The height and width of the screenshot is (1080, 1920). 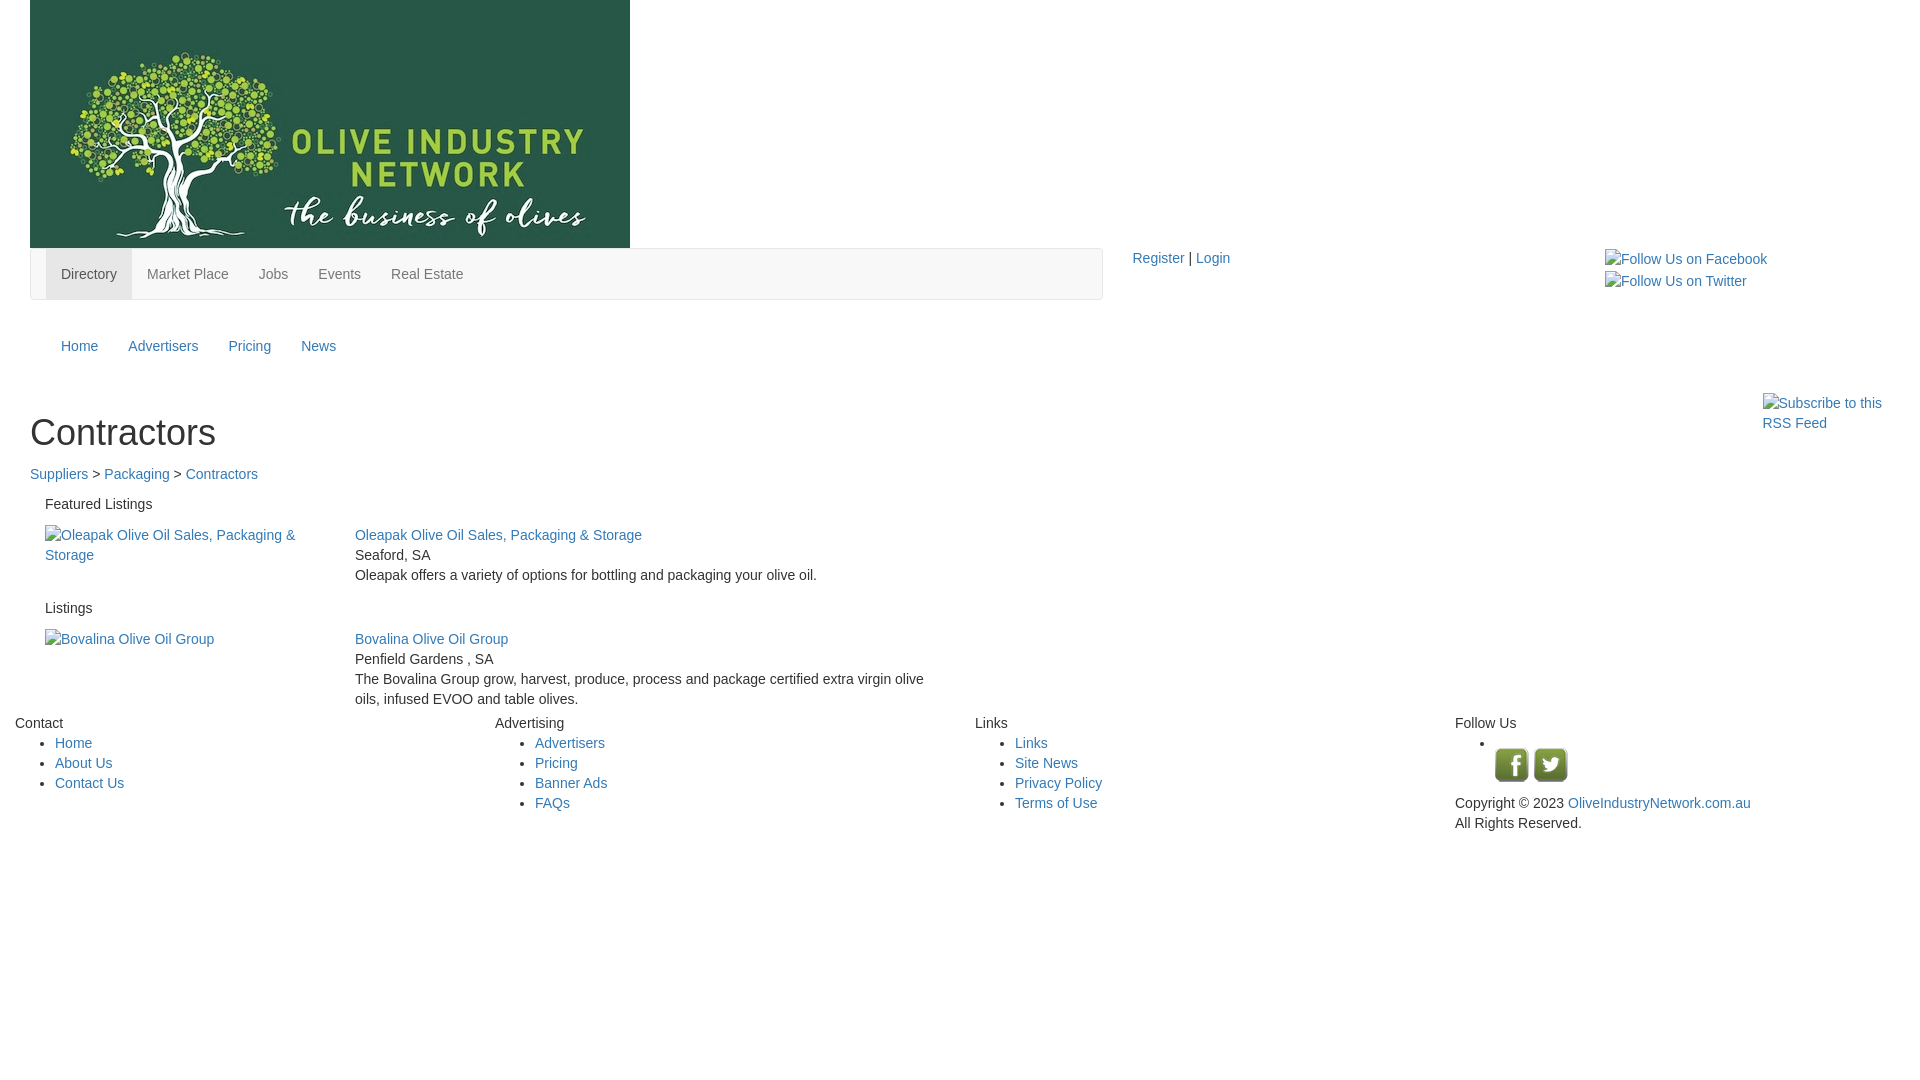 What do you see at coordinates (534, 801) in the screenshot?
I see `'FAQs'` at bounding box center [534, 801].